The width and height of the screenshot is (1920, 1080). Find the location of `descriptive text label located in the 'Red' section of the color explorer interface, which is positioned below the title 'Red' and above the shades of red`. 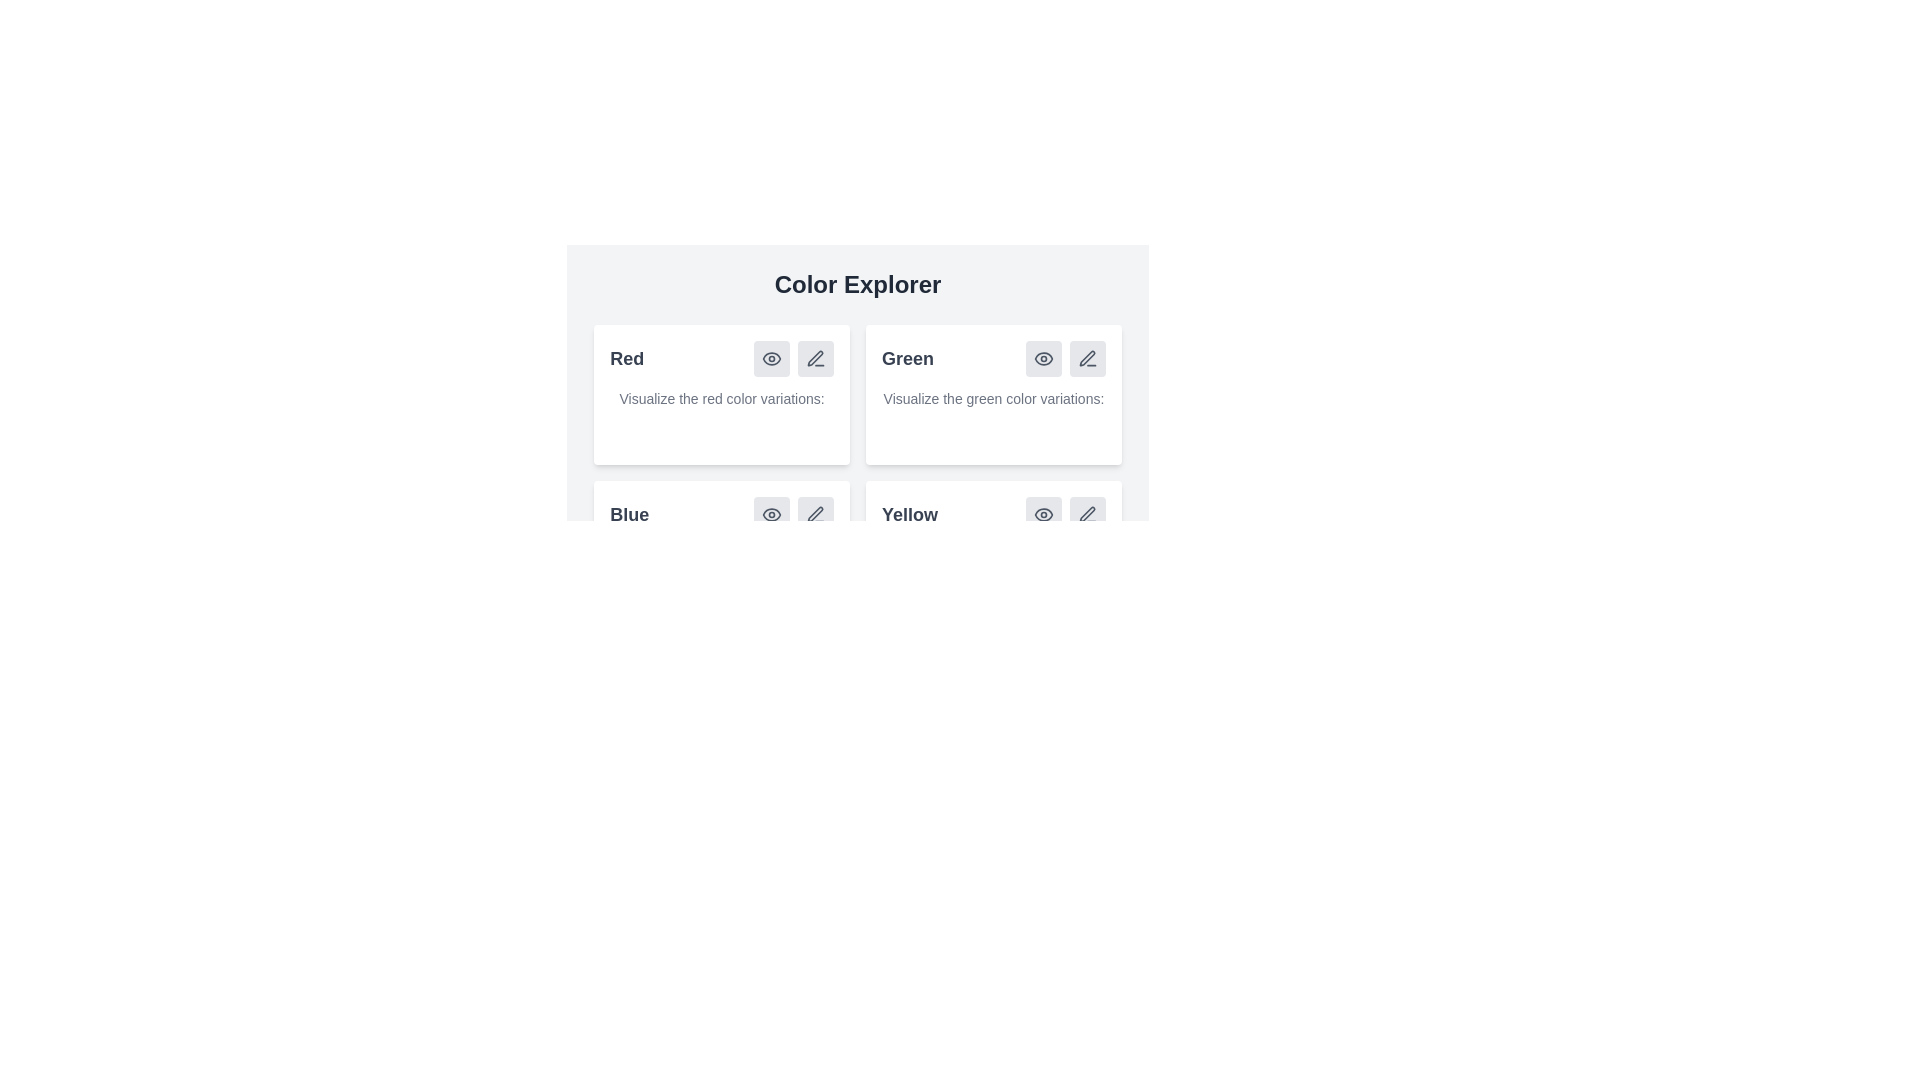

descriptive text label located in the 'Red' section of the color explorer interface, which is positioned below the title 'Red' and above the shades of red is located at coordinates (721, 418).